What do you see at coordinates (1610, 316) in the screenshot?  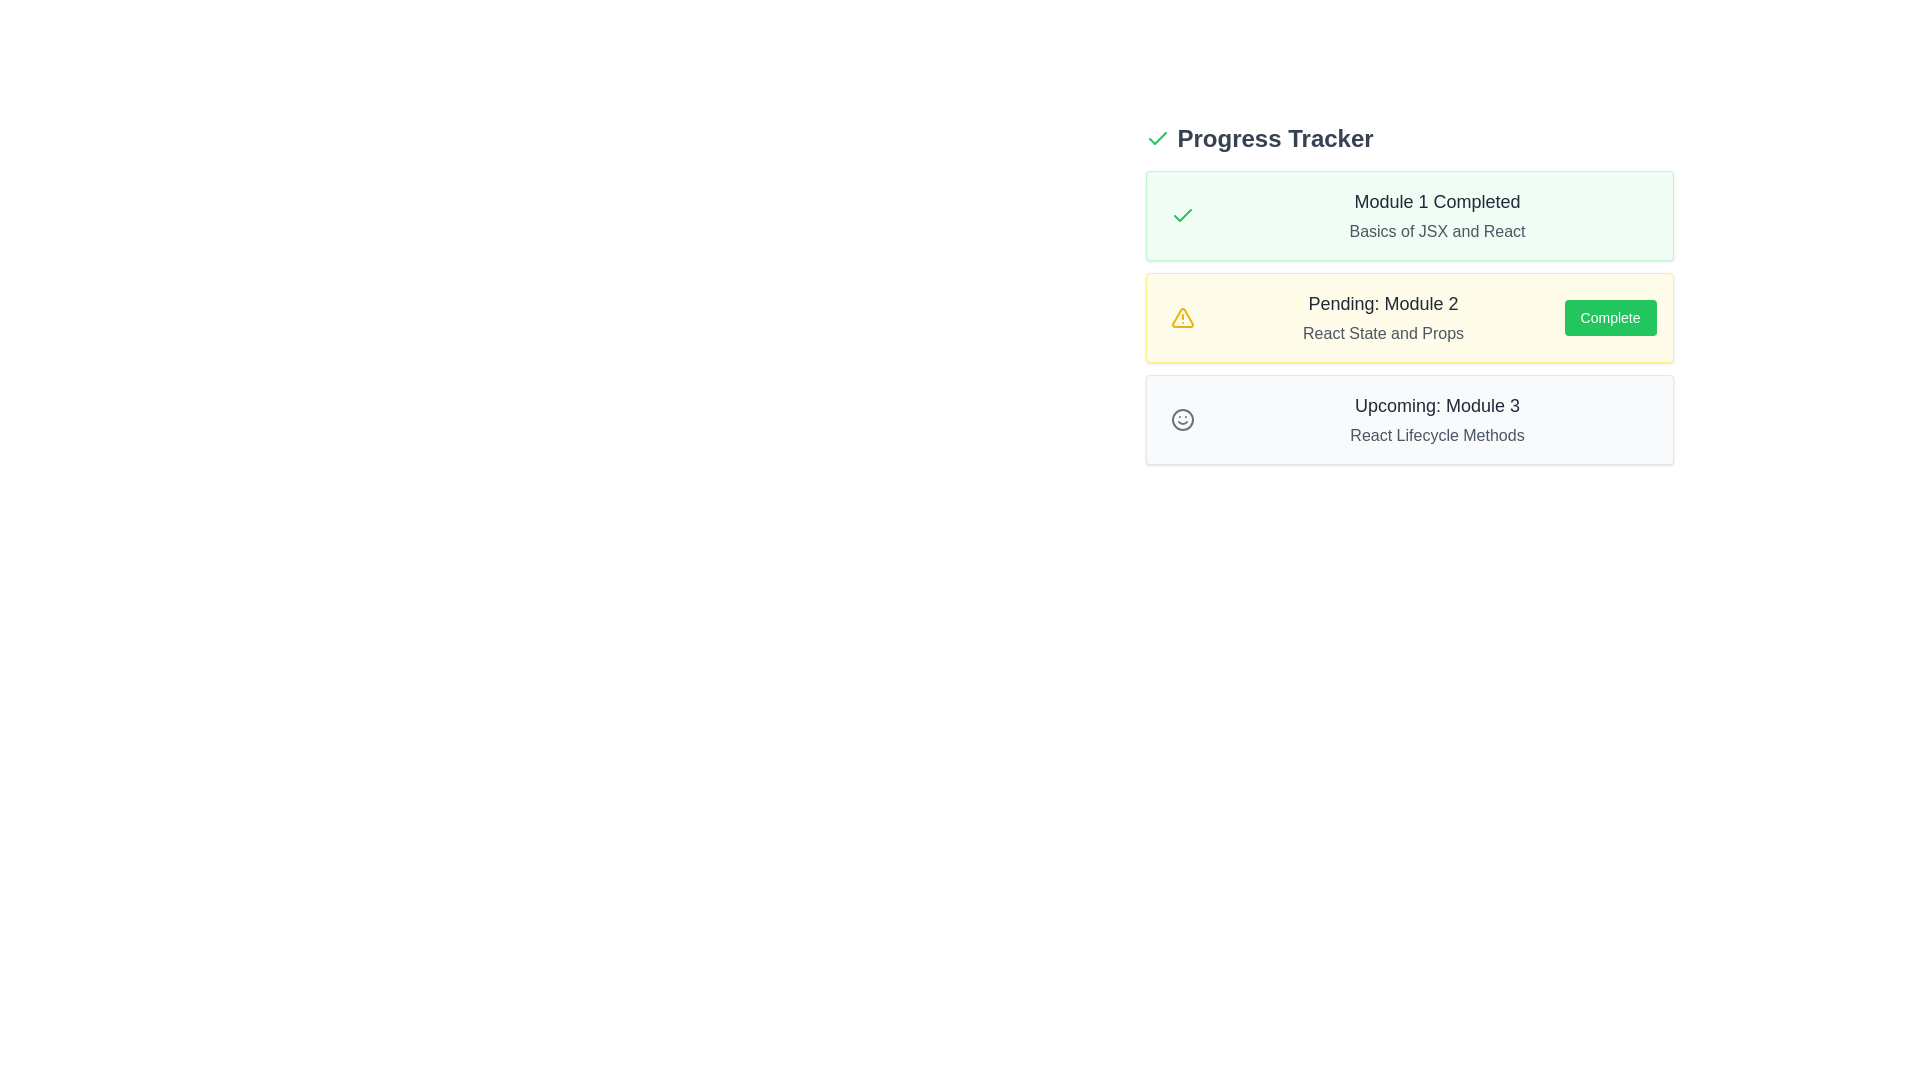 I see `the 'Complete' button located at the bottom-right corner of the second item in the progress tracker labeled 'Pending: Module 2 - React State and Props' to mark the module as completed` at bounding box center [1610, 316].